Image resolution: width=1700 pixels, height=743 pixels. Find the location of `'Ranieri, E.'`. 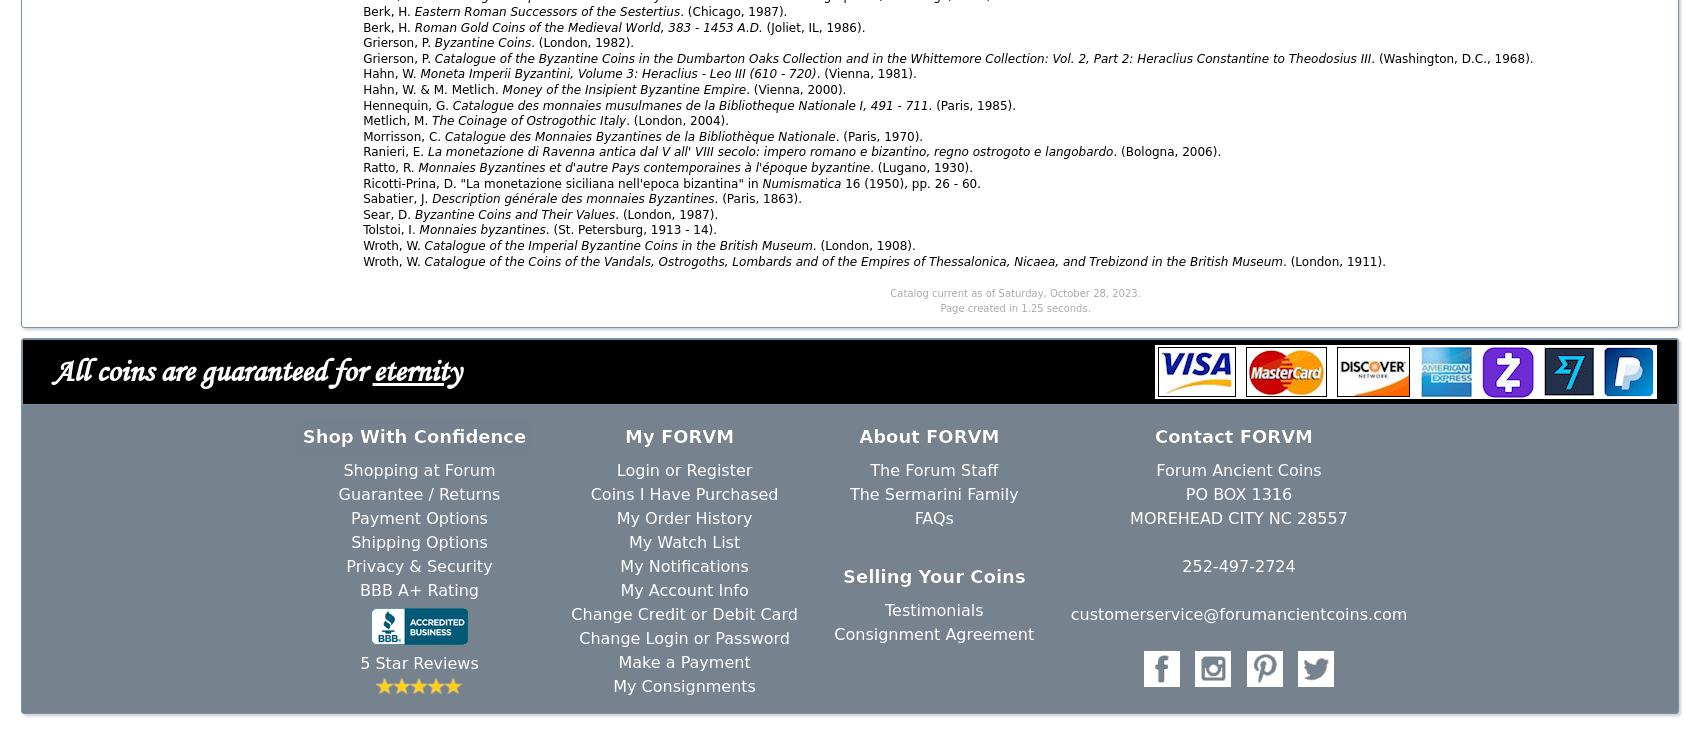

'Ranieri, E.' is located at coordinates (394, 151).